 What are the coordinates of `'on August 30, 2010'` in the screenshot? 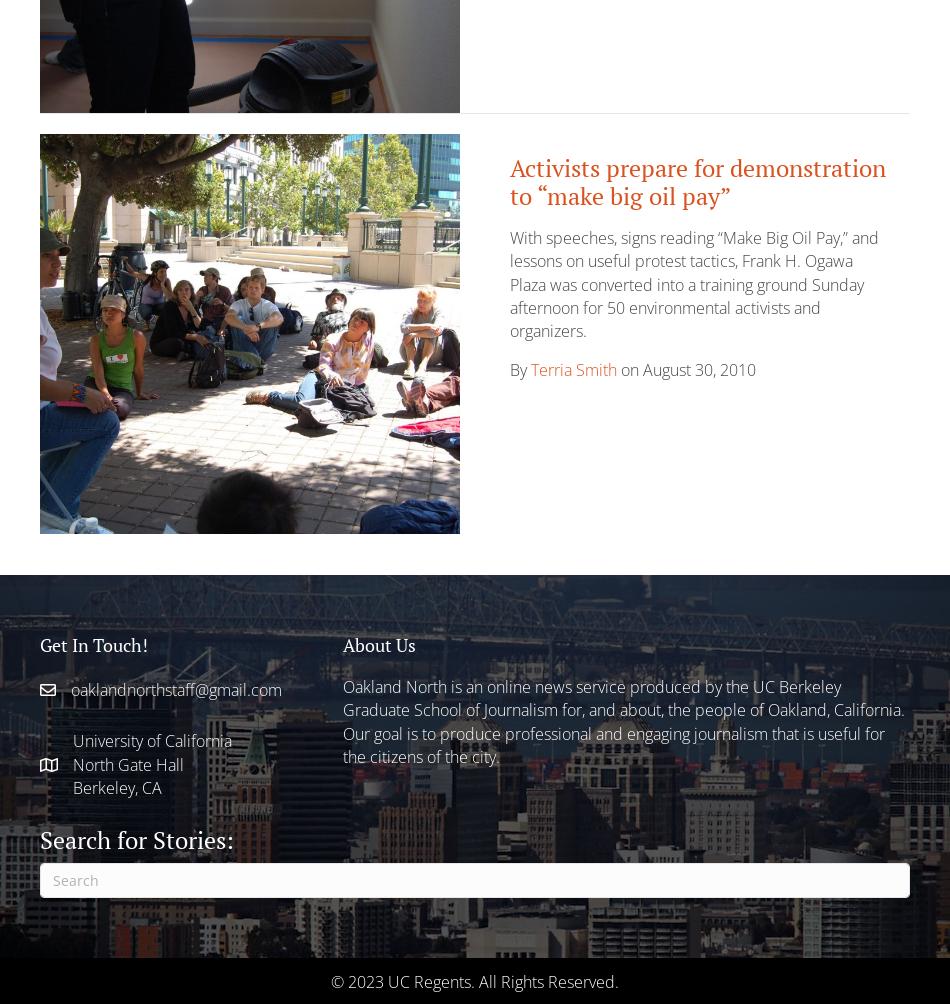 It's located at (686, 369).